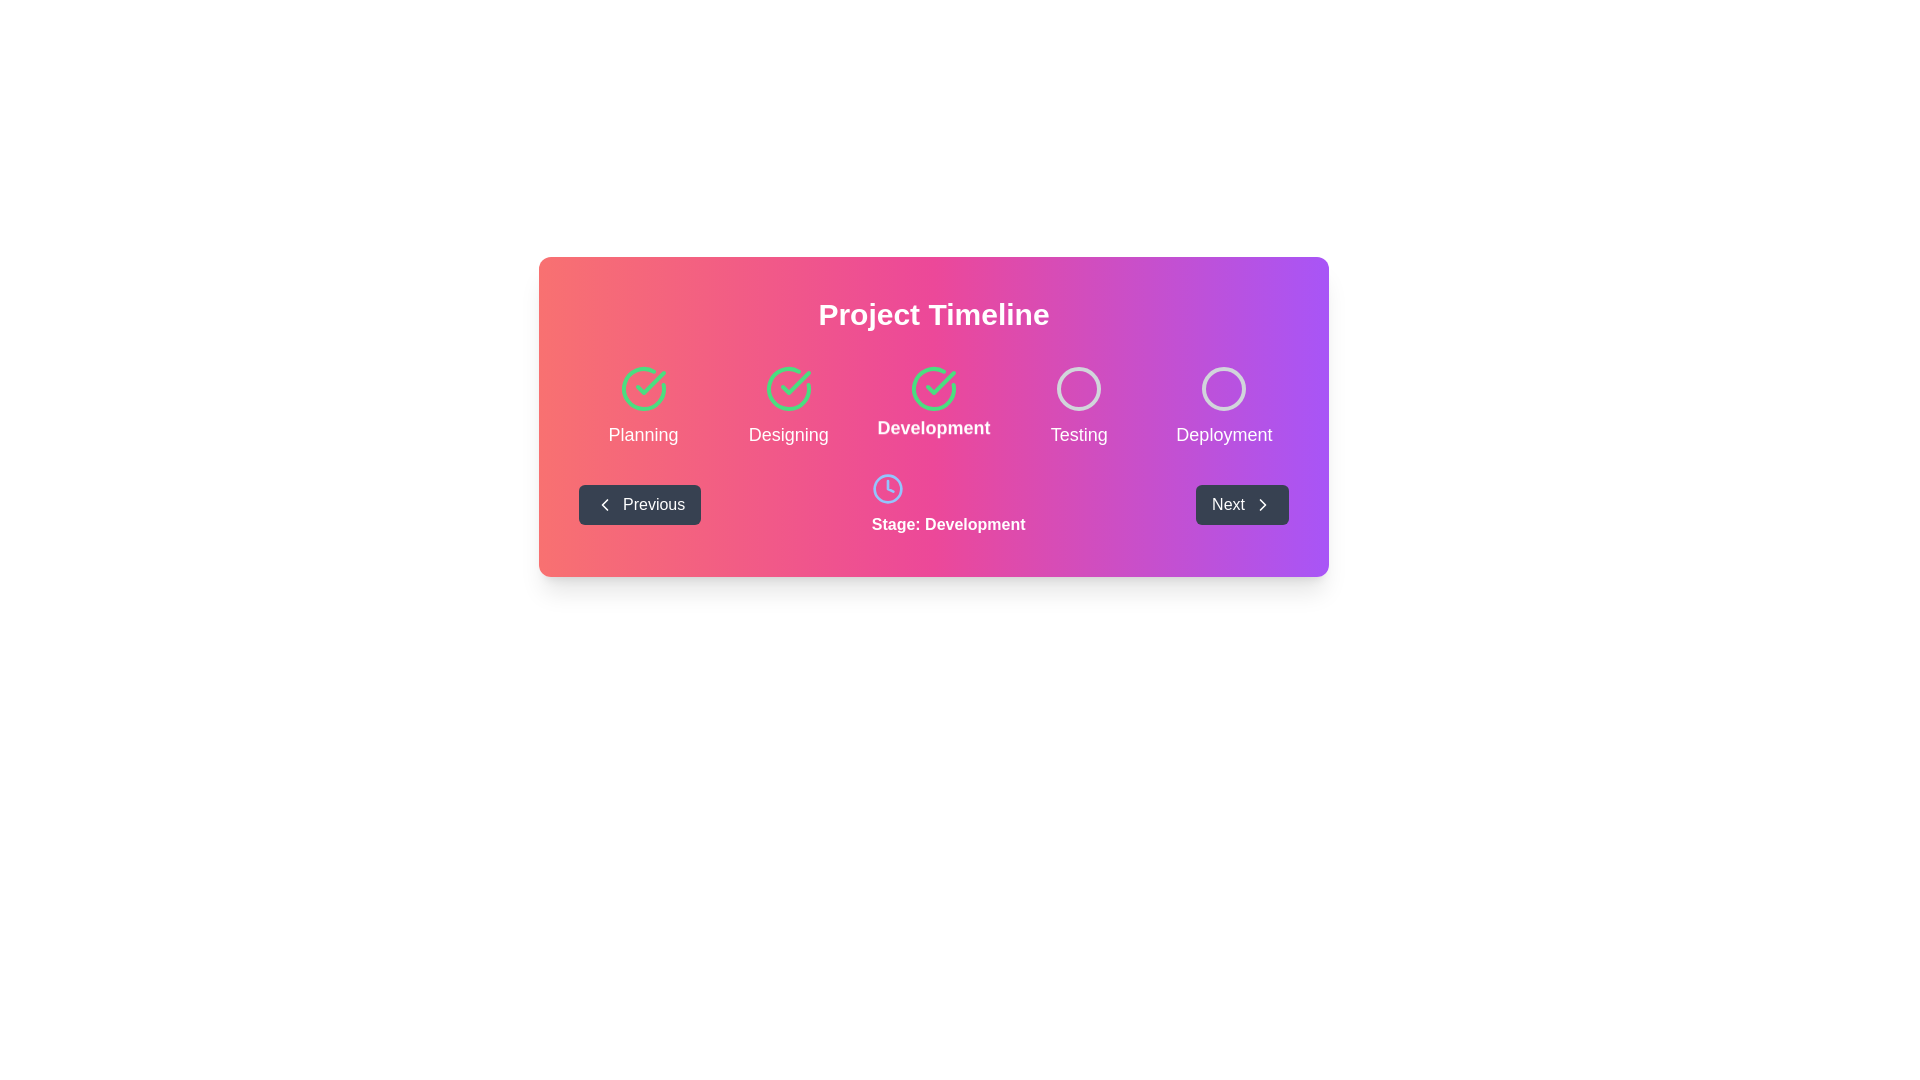  What do you see at coordinates (794, 382) in the screenshot?
I see `the second checkmark icon indicating the completion of the 'Designing' step in the project timeline` at bounding box center [794, 382].